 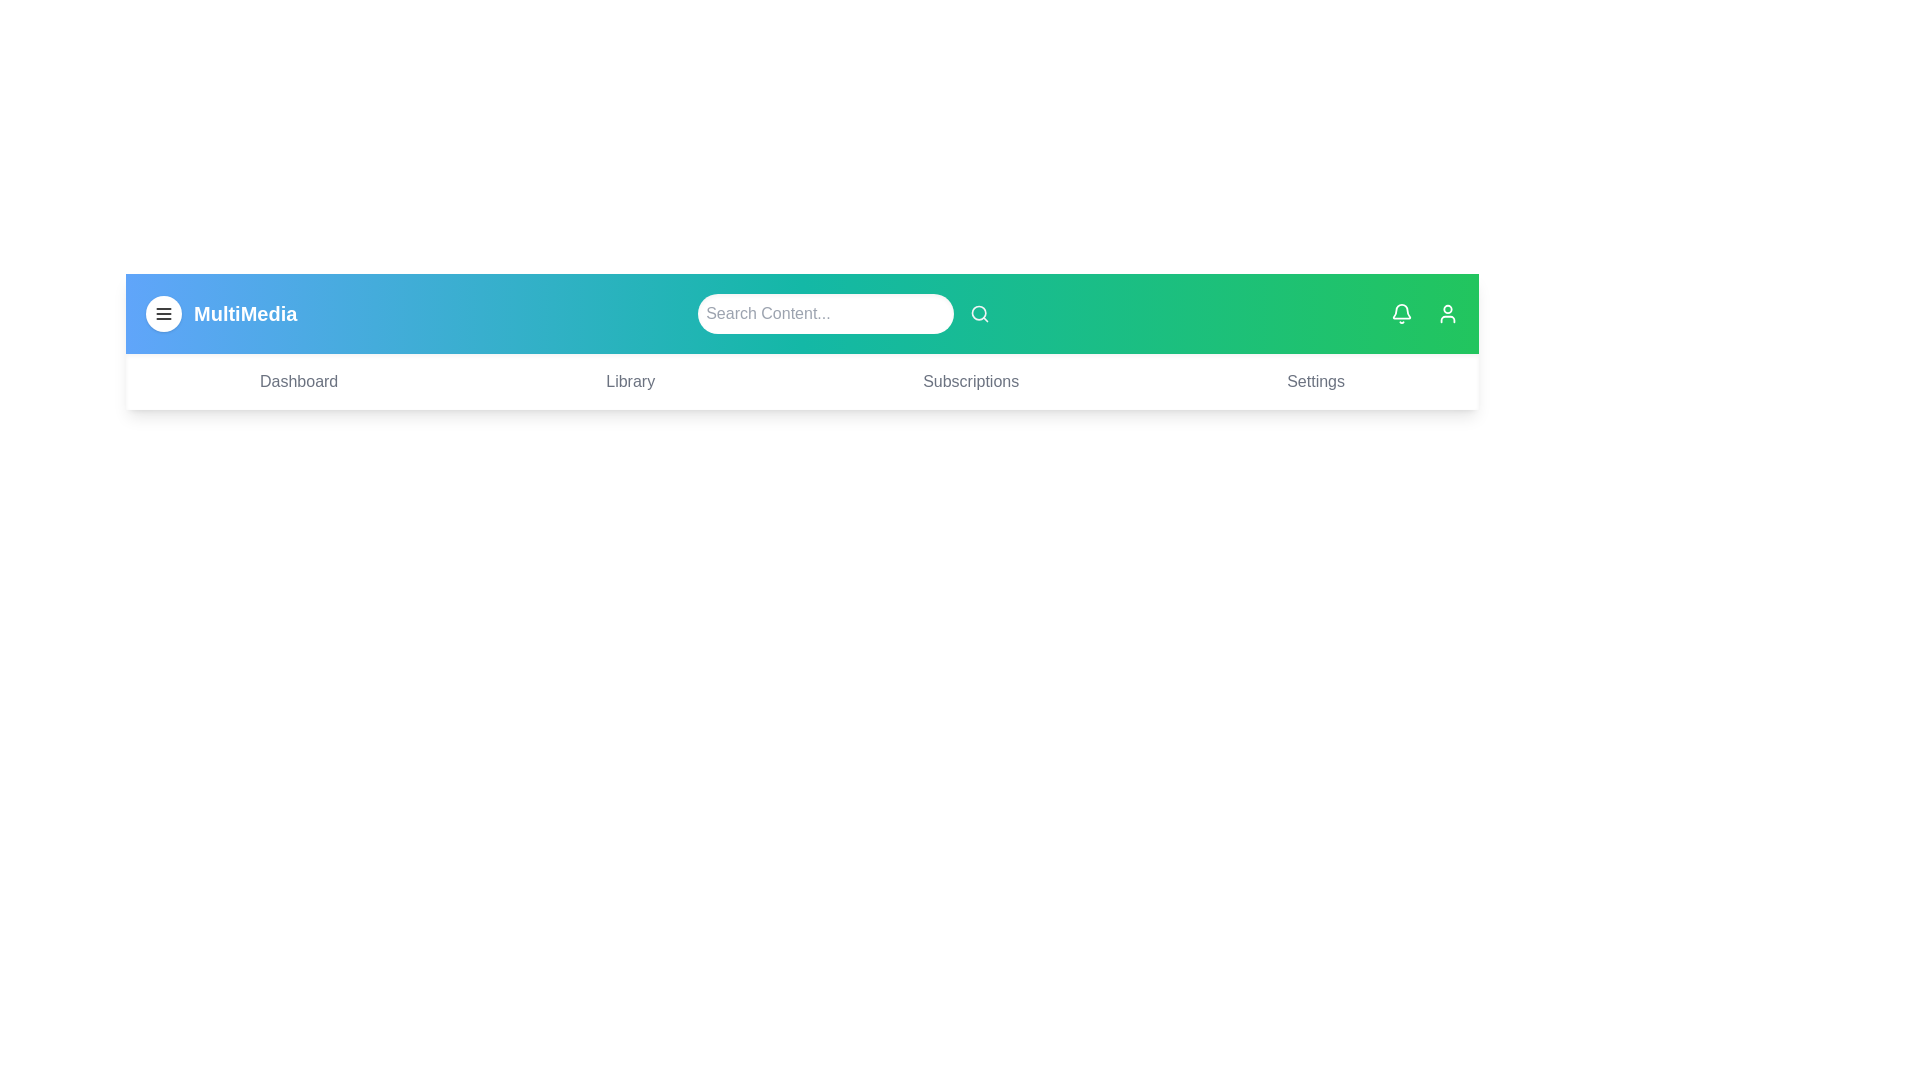 I want to click on the Settings navigation menu item, so click(x=1316, y=381).